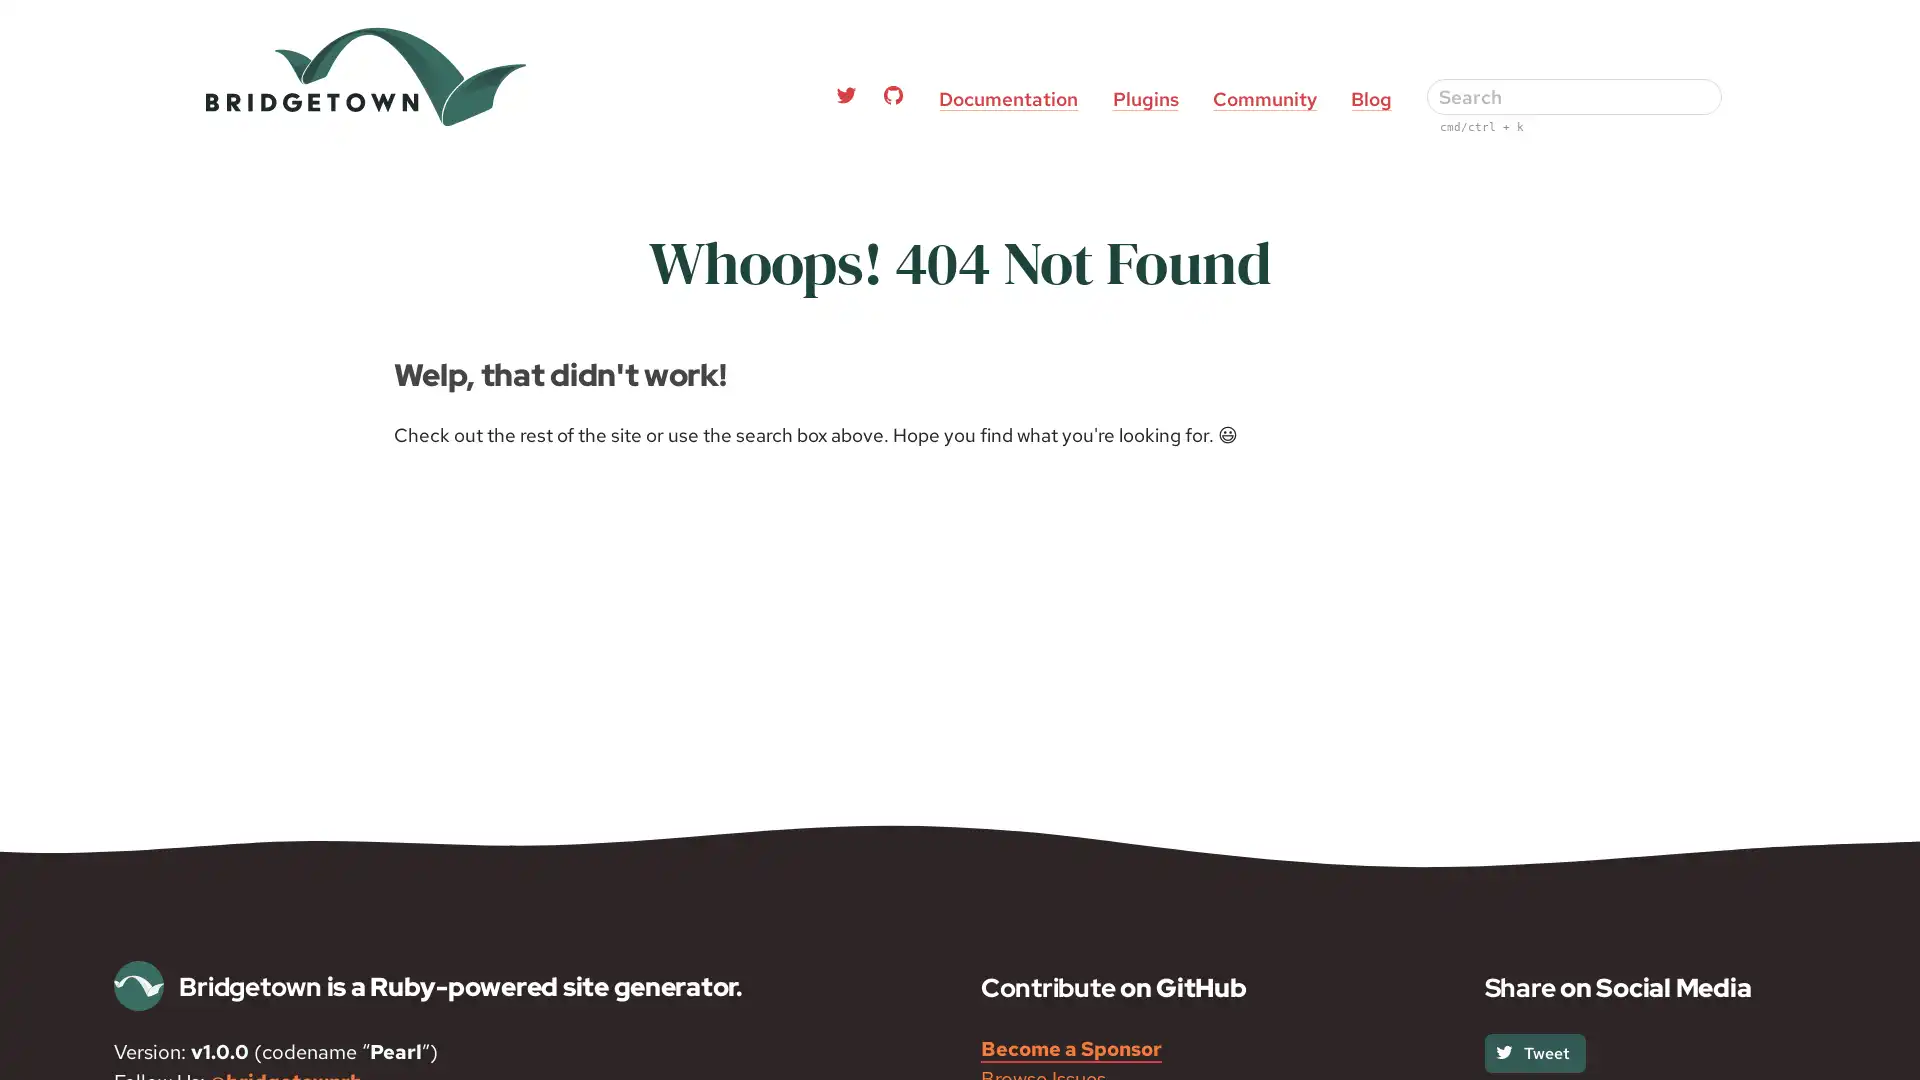 This screenshot has width=1920, height=1080. Describe the element at coordinates (1533, 1051) in the screenshot. I see `Tweet` at that location.